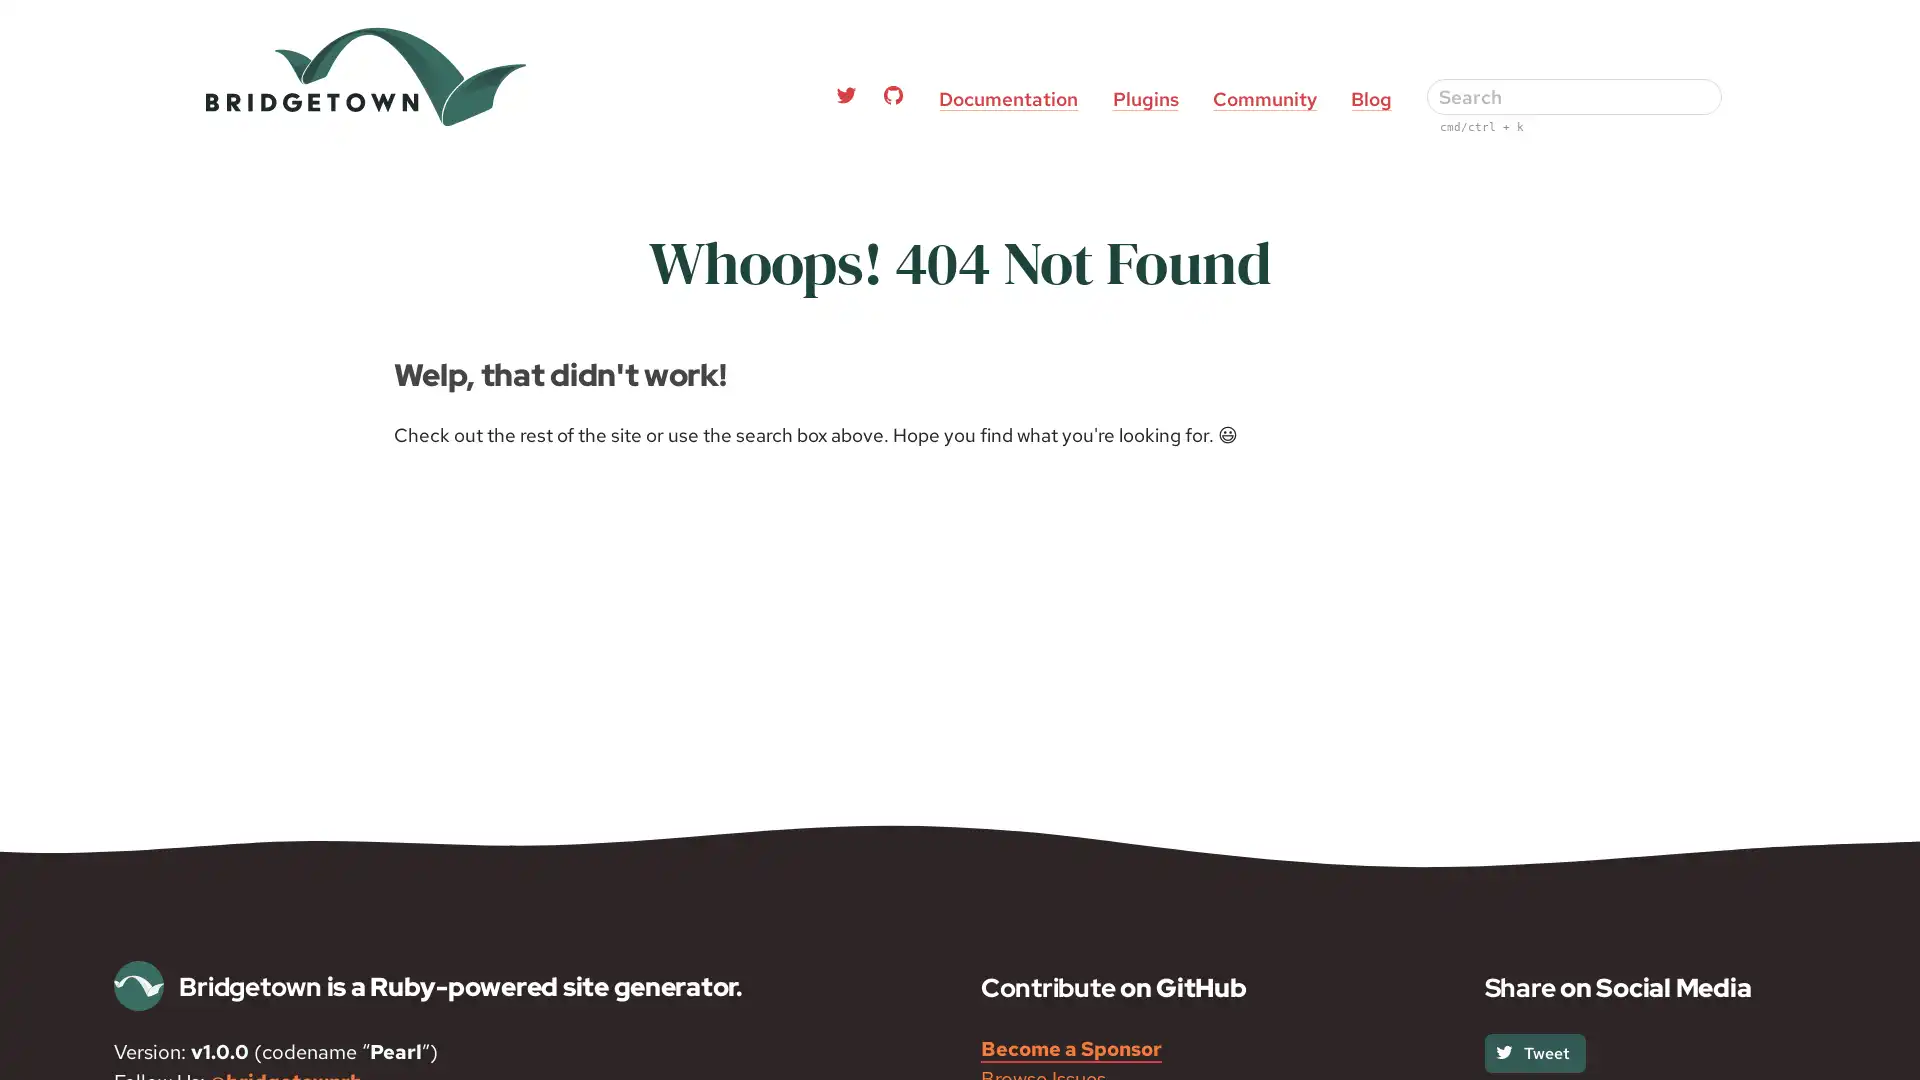 This screenshot has width=1920, height=1080. Describe the element at coordinates (1533, 1051) in the screenshot. I see `Tweet` at that location.